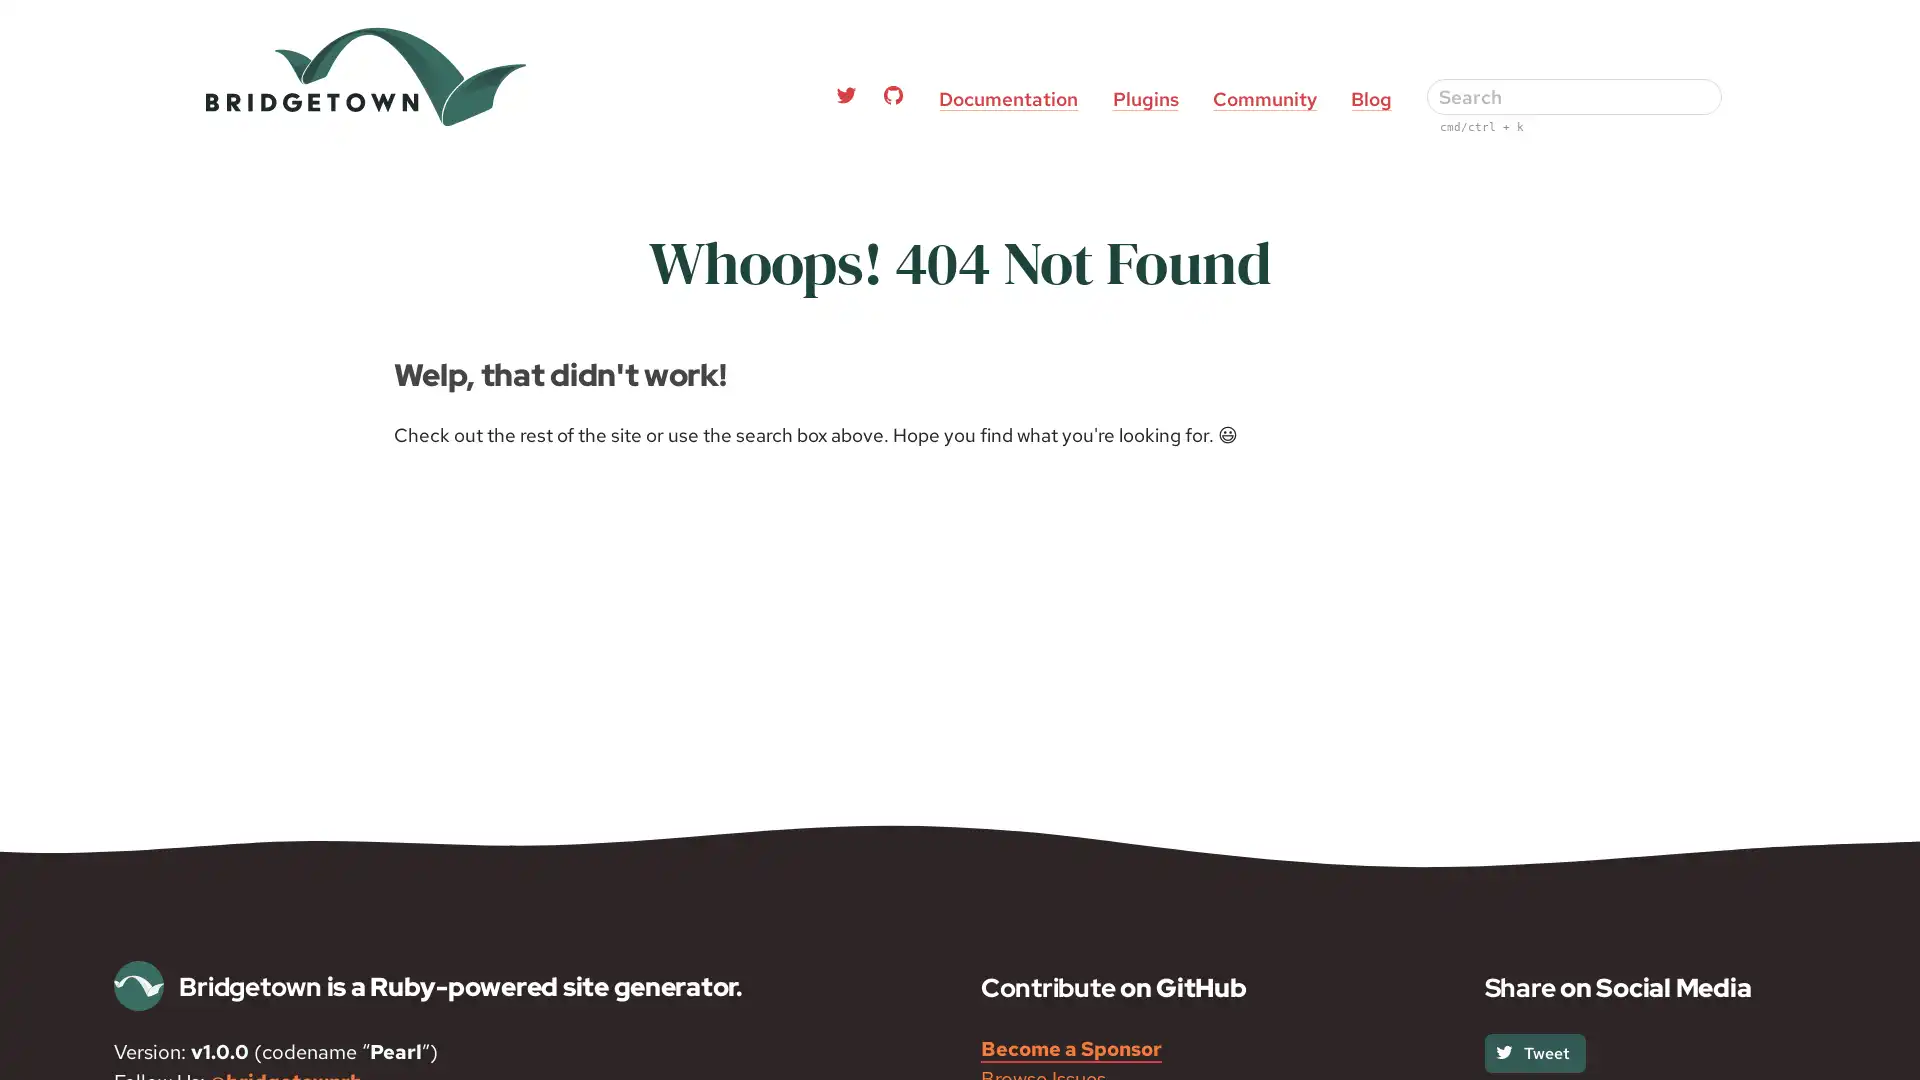 This screenshot has width=1920, height=1080. Describe the element at coordinates (1533, 1051) in the screenshot. I see `Tweet` at that location.